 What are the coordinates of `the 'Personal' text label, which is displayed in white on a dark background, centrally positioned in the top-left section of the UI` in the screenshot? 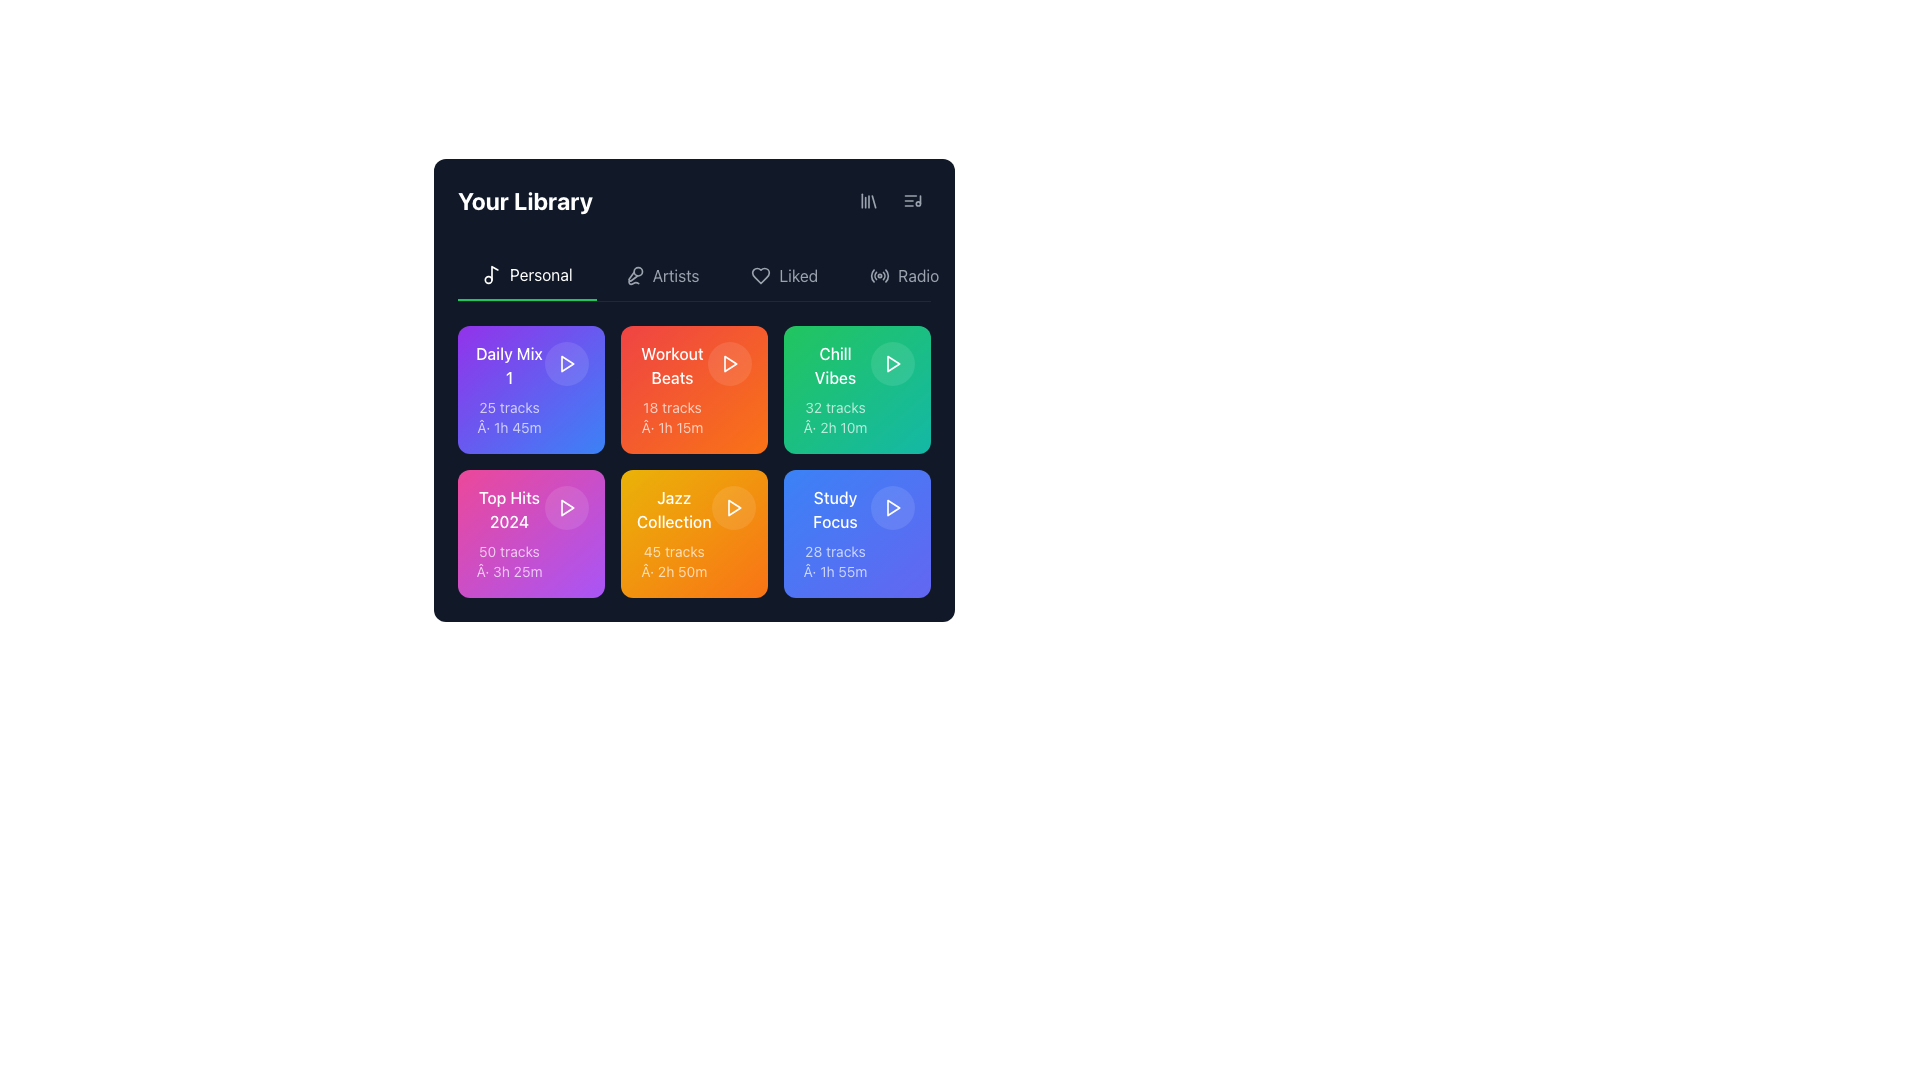 It's located at (541, 274).